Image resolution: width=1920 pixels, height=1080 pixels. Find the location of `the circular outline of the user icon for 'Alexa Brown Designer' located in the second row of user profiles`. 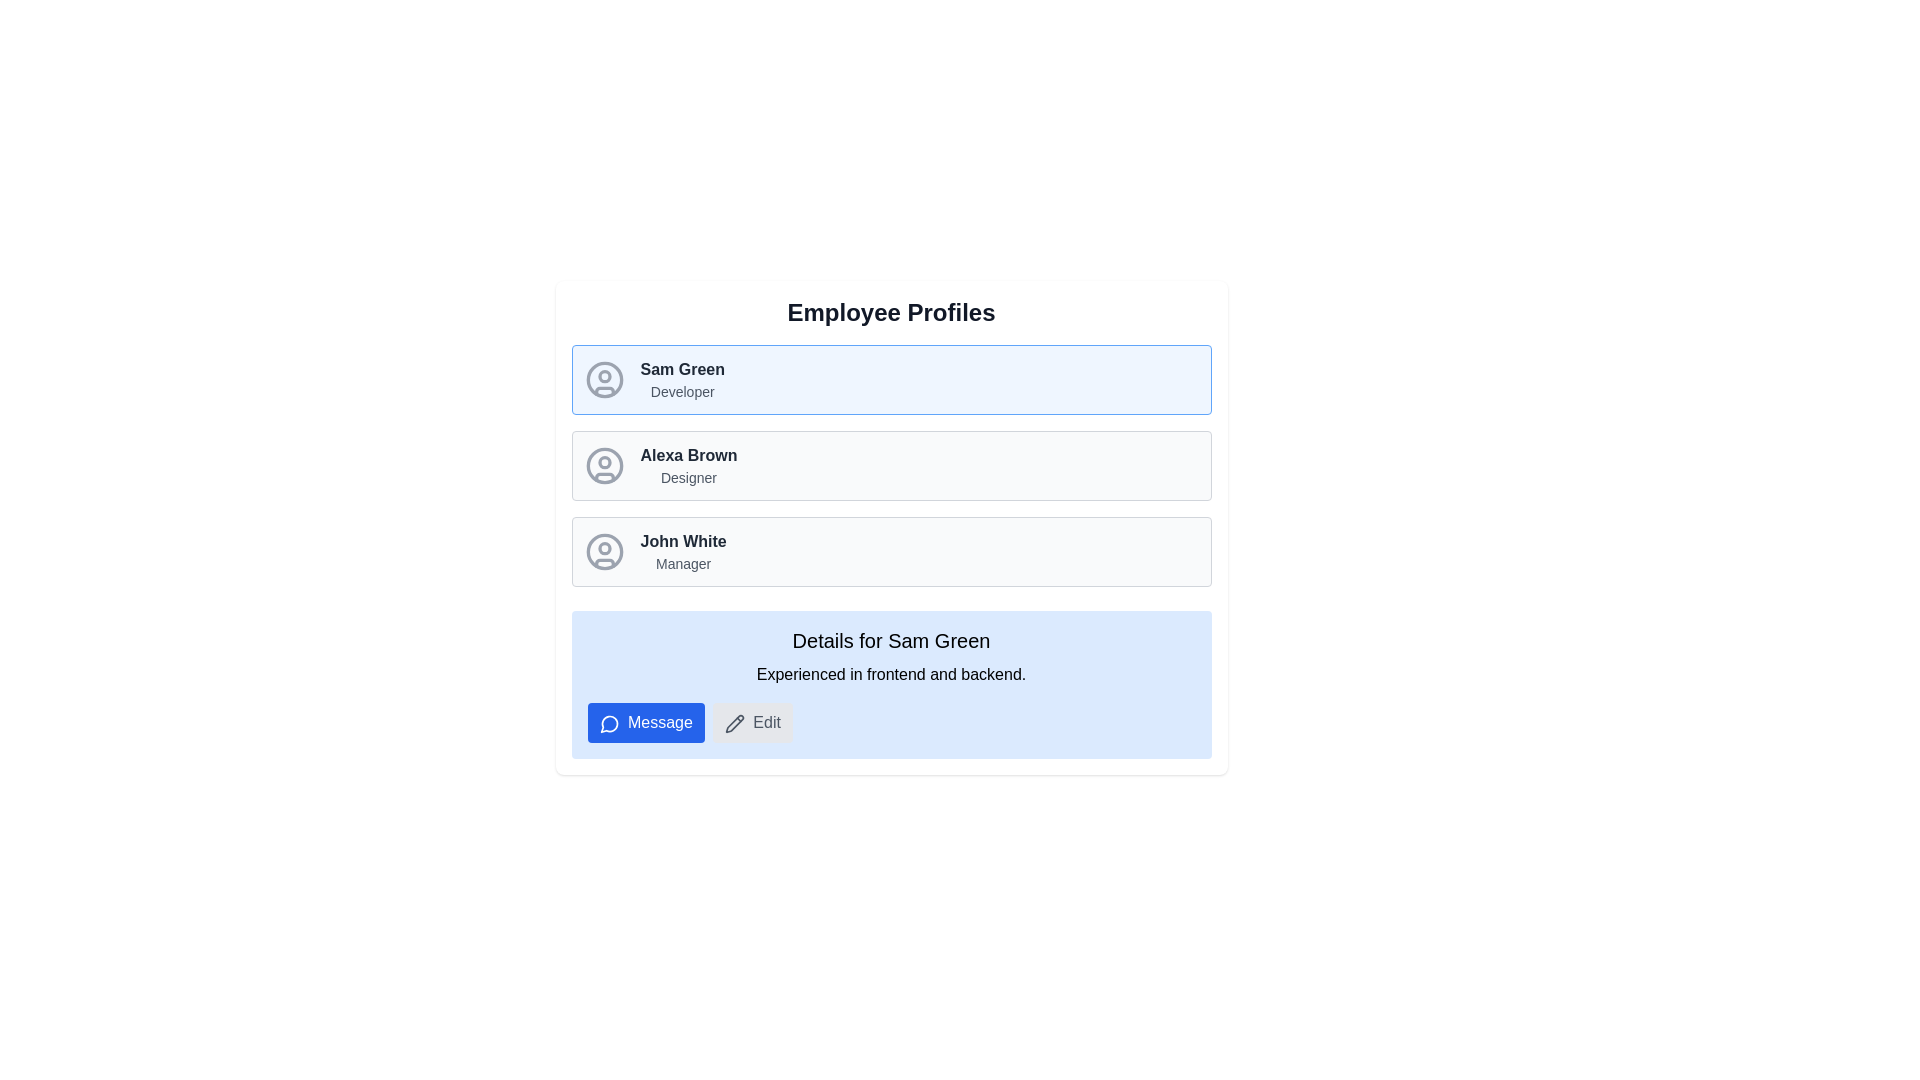

the circular outline of the user icon for 'Alexa Brown Designer' located in the second row of user profiles is located at coordinates (603, 466).